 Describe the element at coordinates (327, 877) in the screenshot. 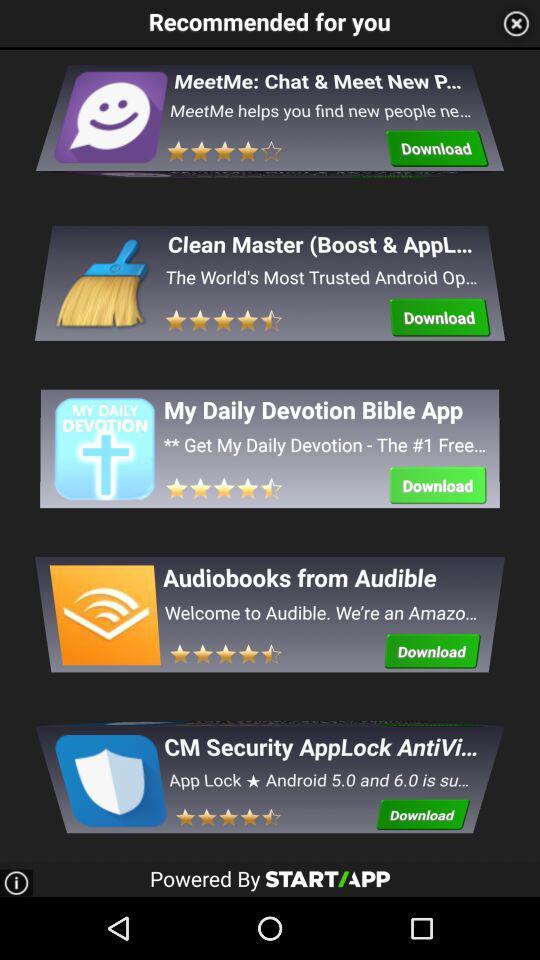

I see `the startapp` at that location.